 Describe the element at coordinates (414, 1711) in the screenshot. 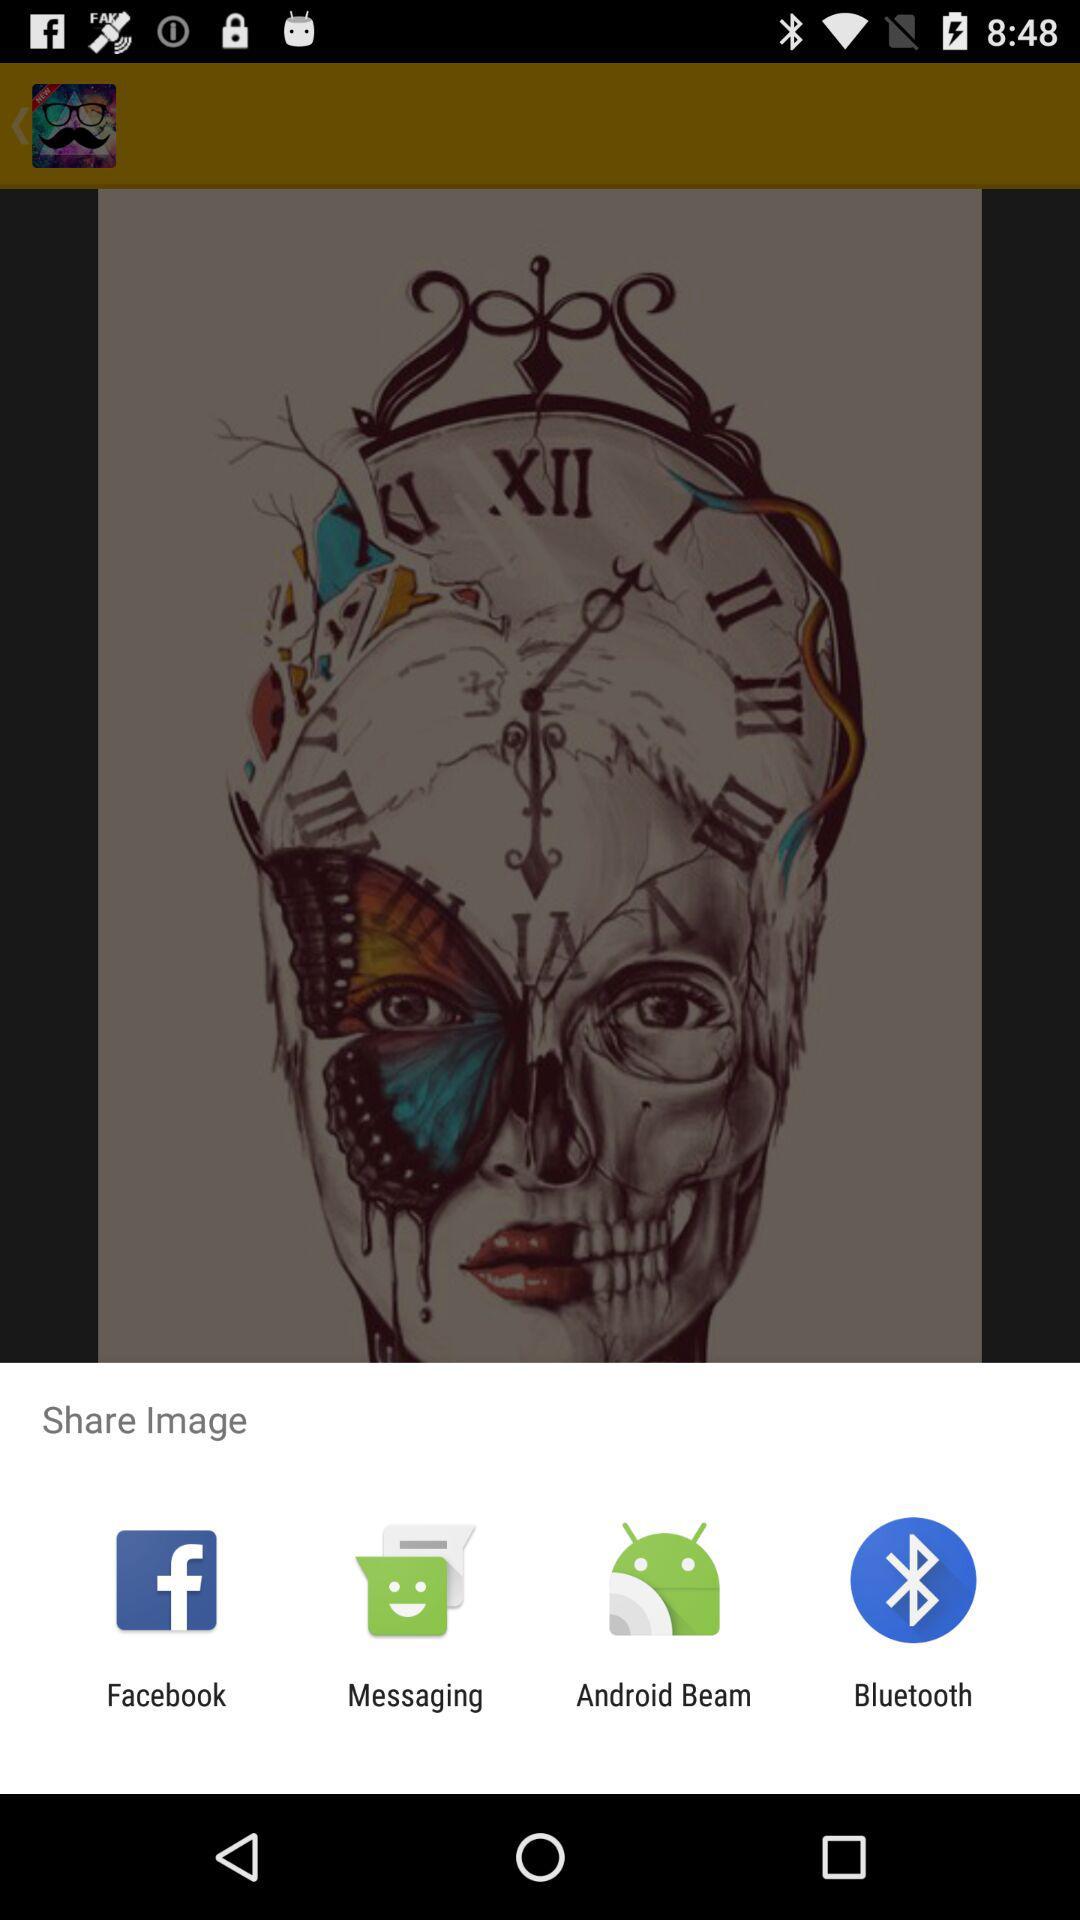

I see `the messaging item` at that location.